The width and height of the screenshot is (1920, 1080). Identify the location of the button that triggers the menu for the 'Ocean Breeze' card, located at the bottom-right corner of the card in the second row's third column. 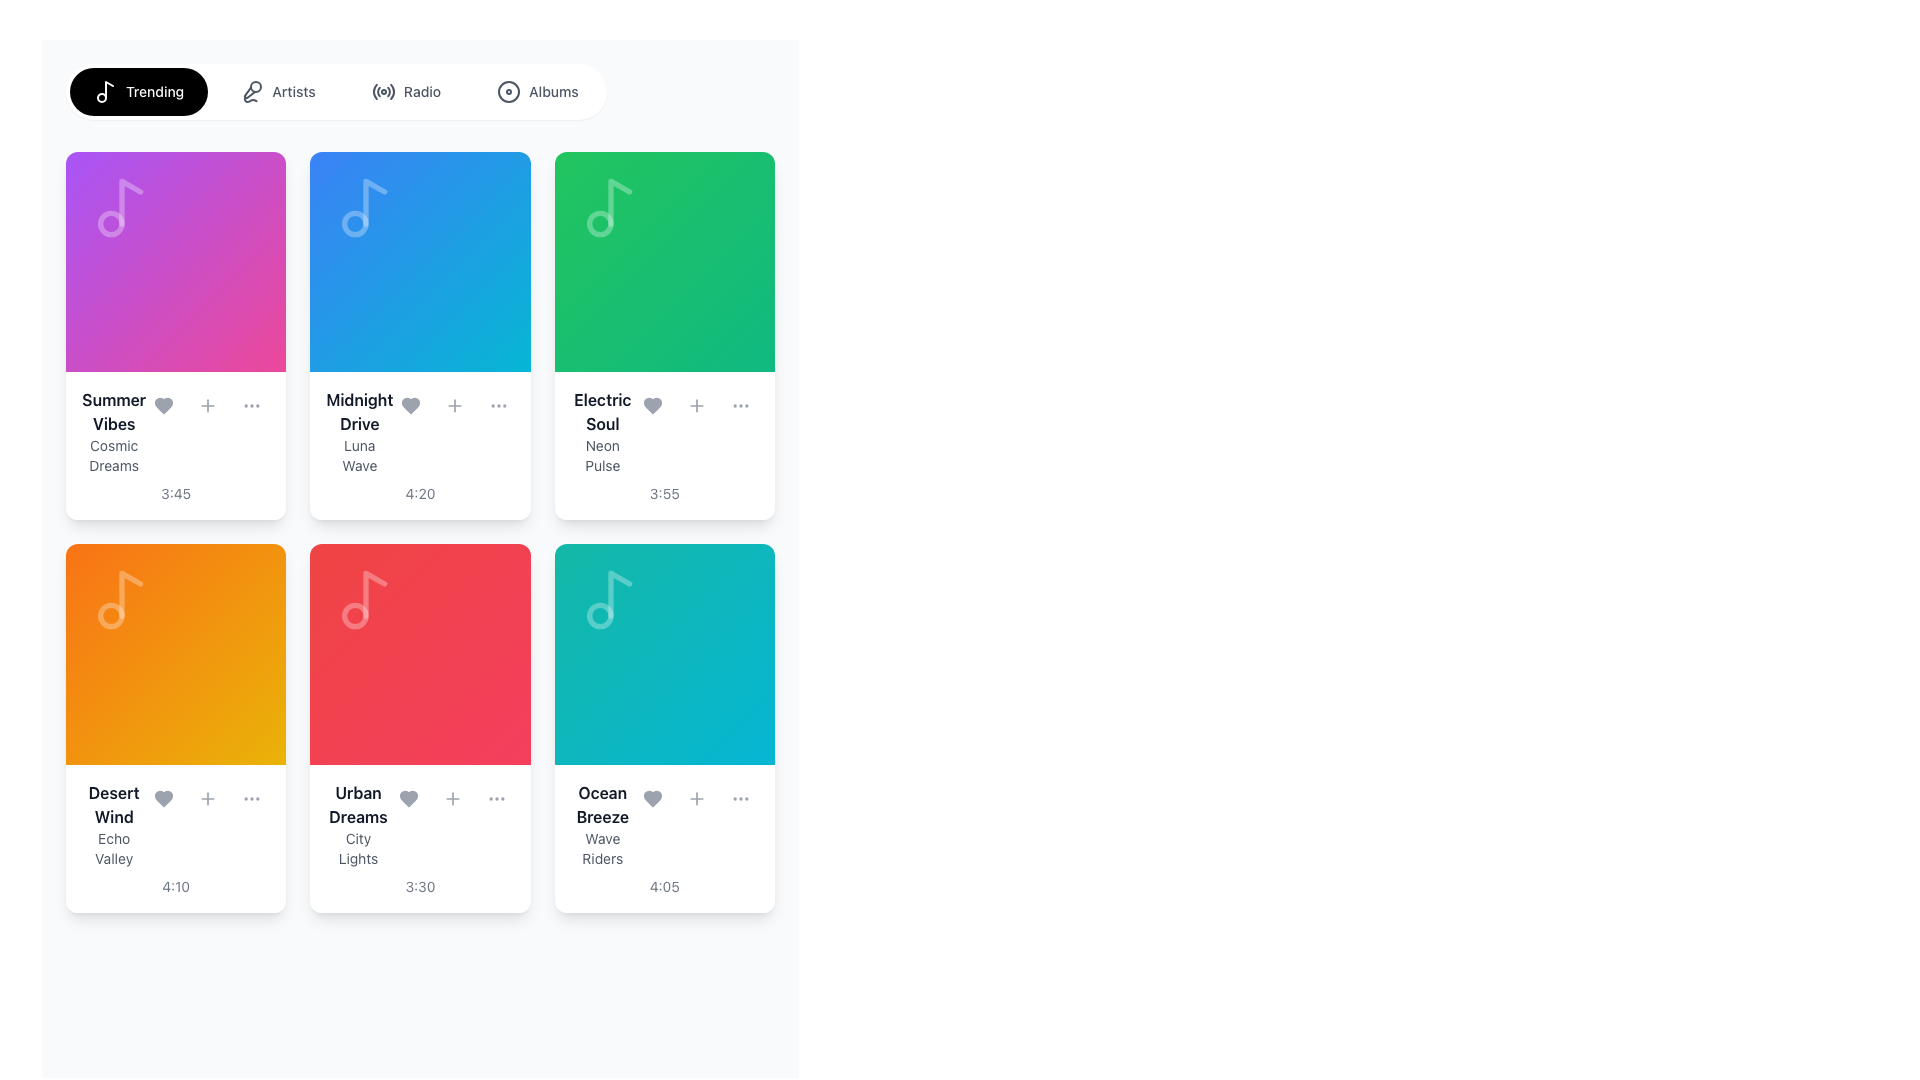
(739, 797).